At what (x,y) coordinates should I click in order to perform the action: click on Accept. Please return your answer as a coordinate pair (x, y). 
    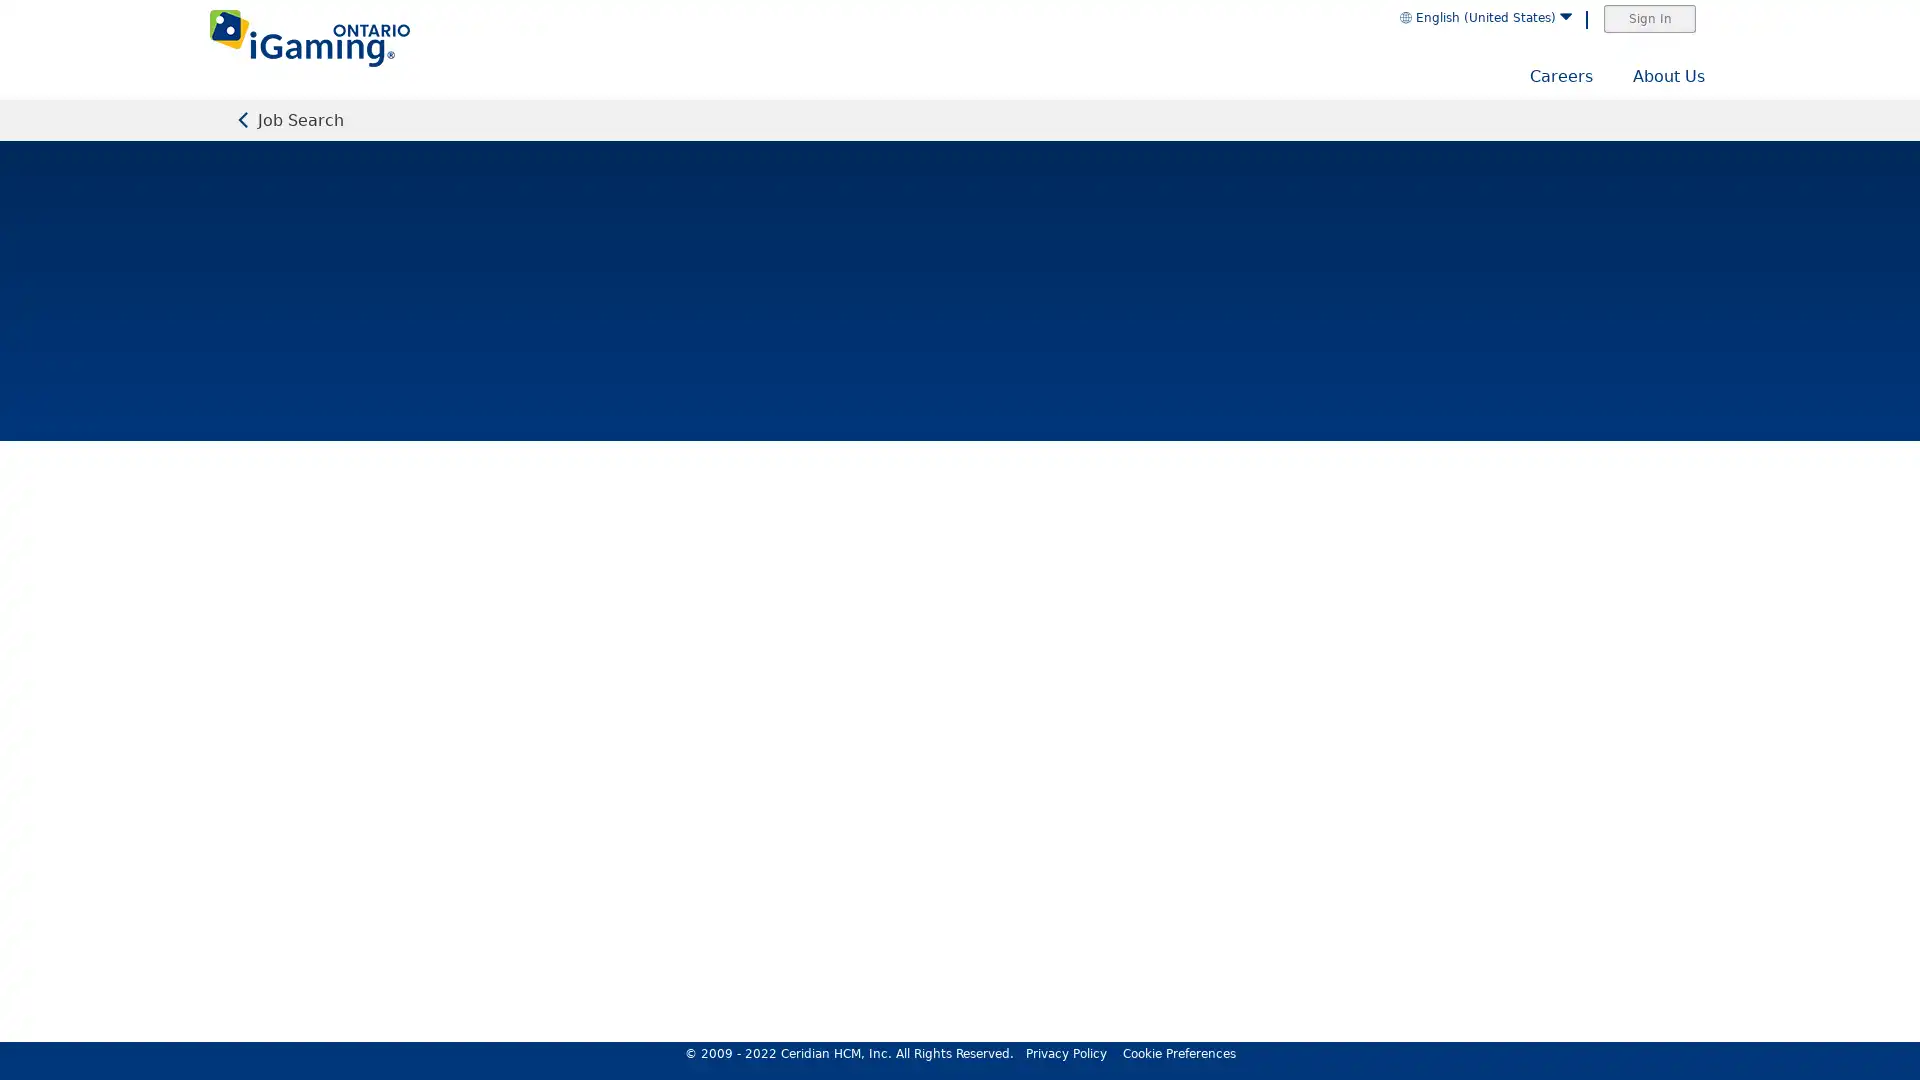
    Looking at the image, I should click on (1829, 1017).